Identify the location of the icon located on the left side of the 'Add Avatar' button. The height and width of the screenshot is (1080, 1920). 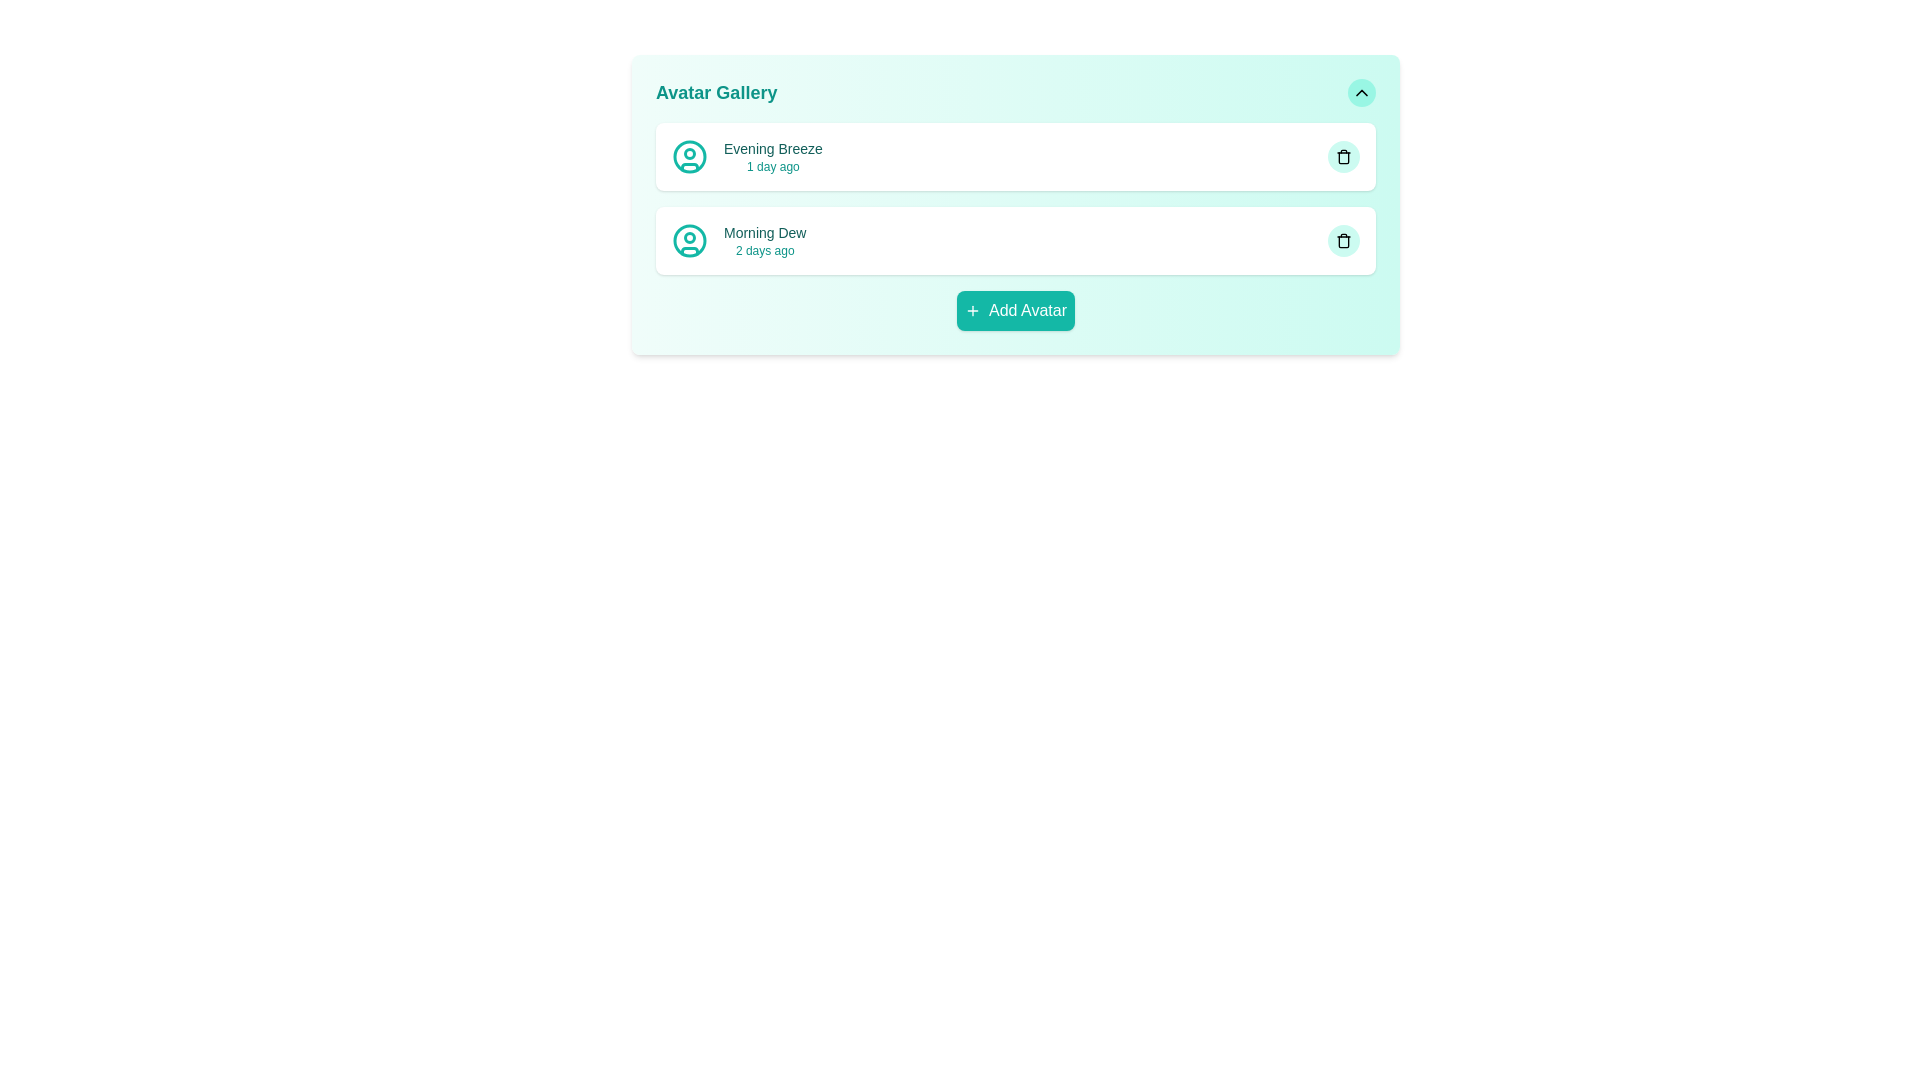
(973, 311).